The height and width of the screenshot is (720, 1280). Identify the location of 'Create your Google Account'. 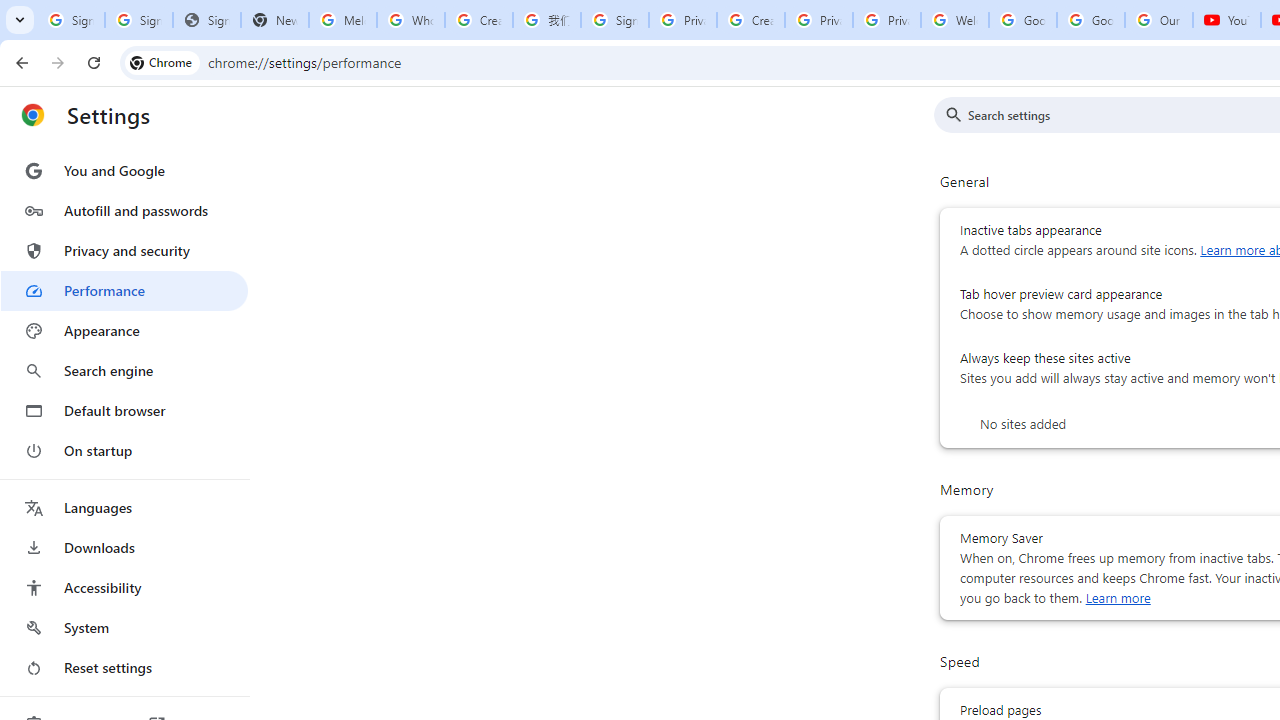
(478, 20).